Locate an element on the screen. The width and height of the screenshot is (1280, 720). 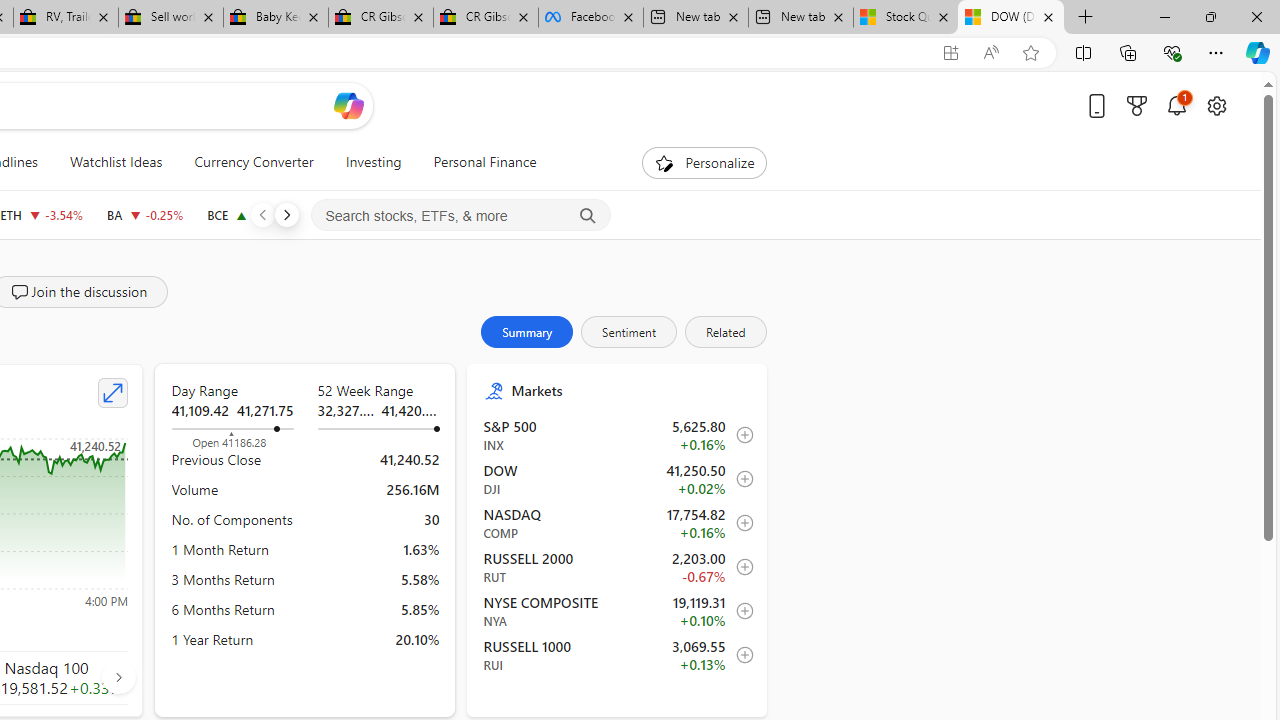
'RV, Trailer & Camper Steps & Ladders for sale | eBay' is located at coordinates (65, 17).